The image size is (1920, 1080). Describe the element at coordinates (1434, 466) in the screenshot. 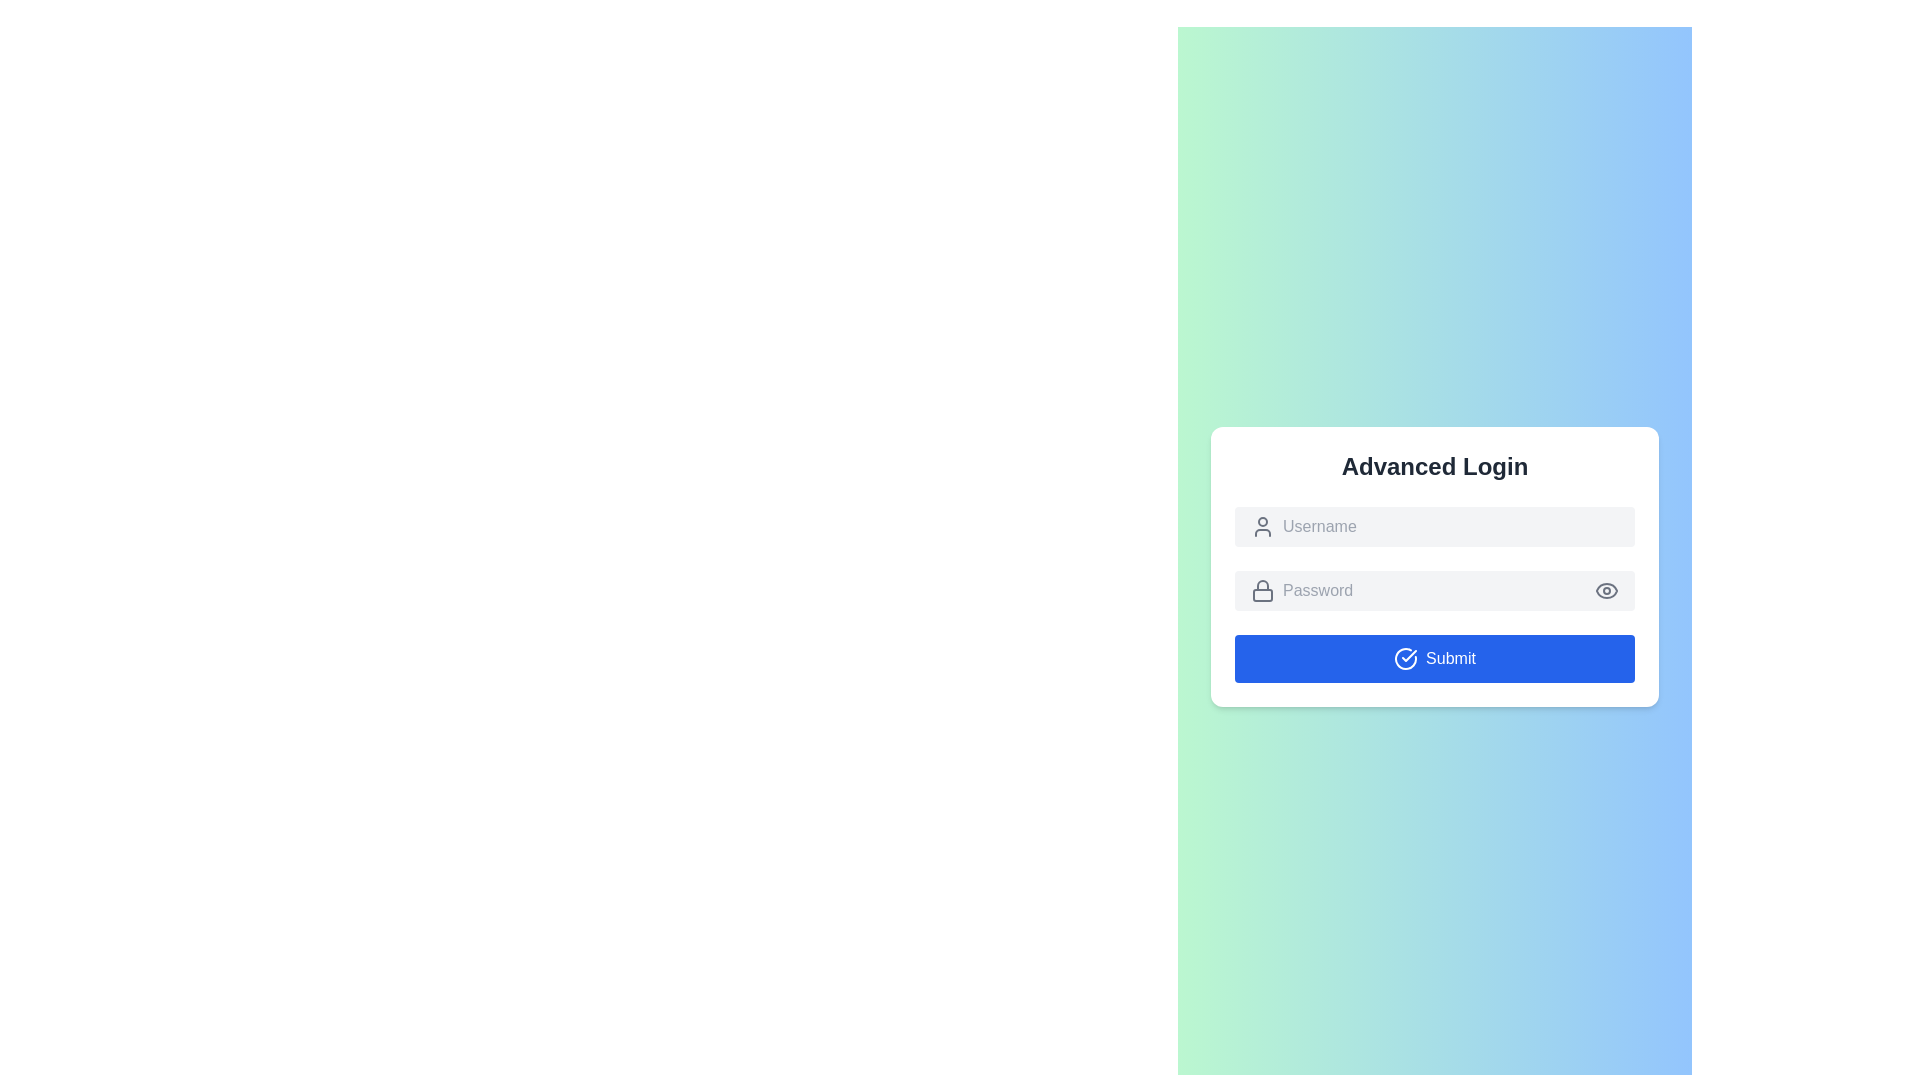

I see `the Text Label that serves as the title for the Advanced Login section, positioned at the top of the login interface above the username input field` at that location.